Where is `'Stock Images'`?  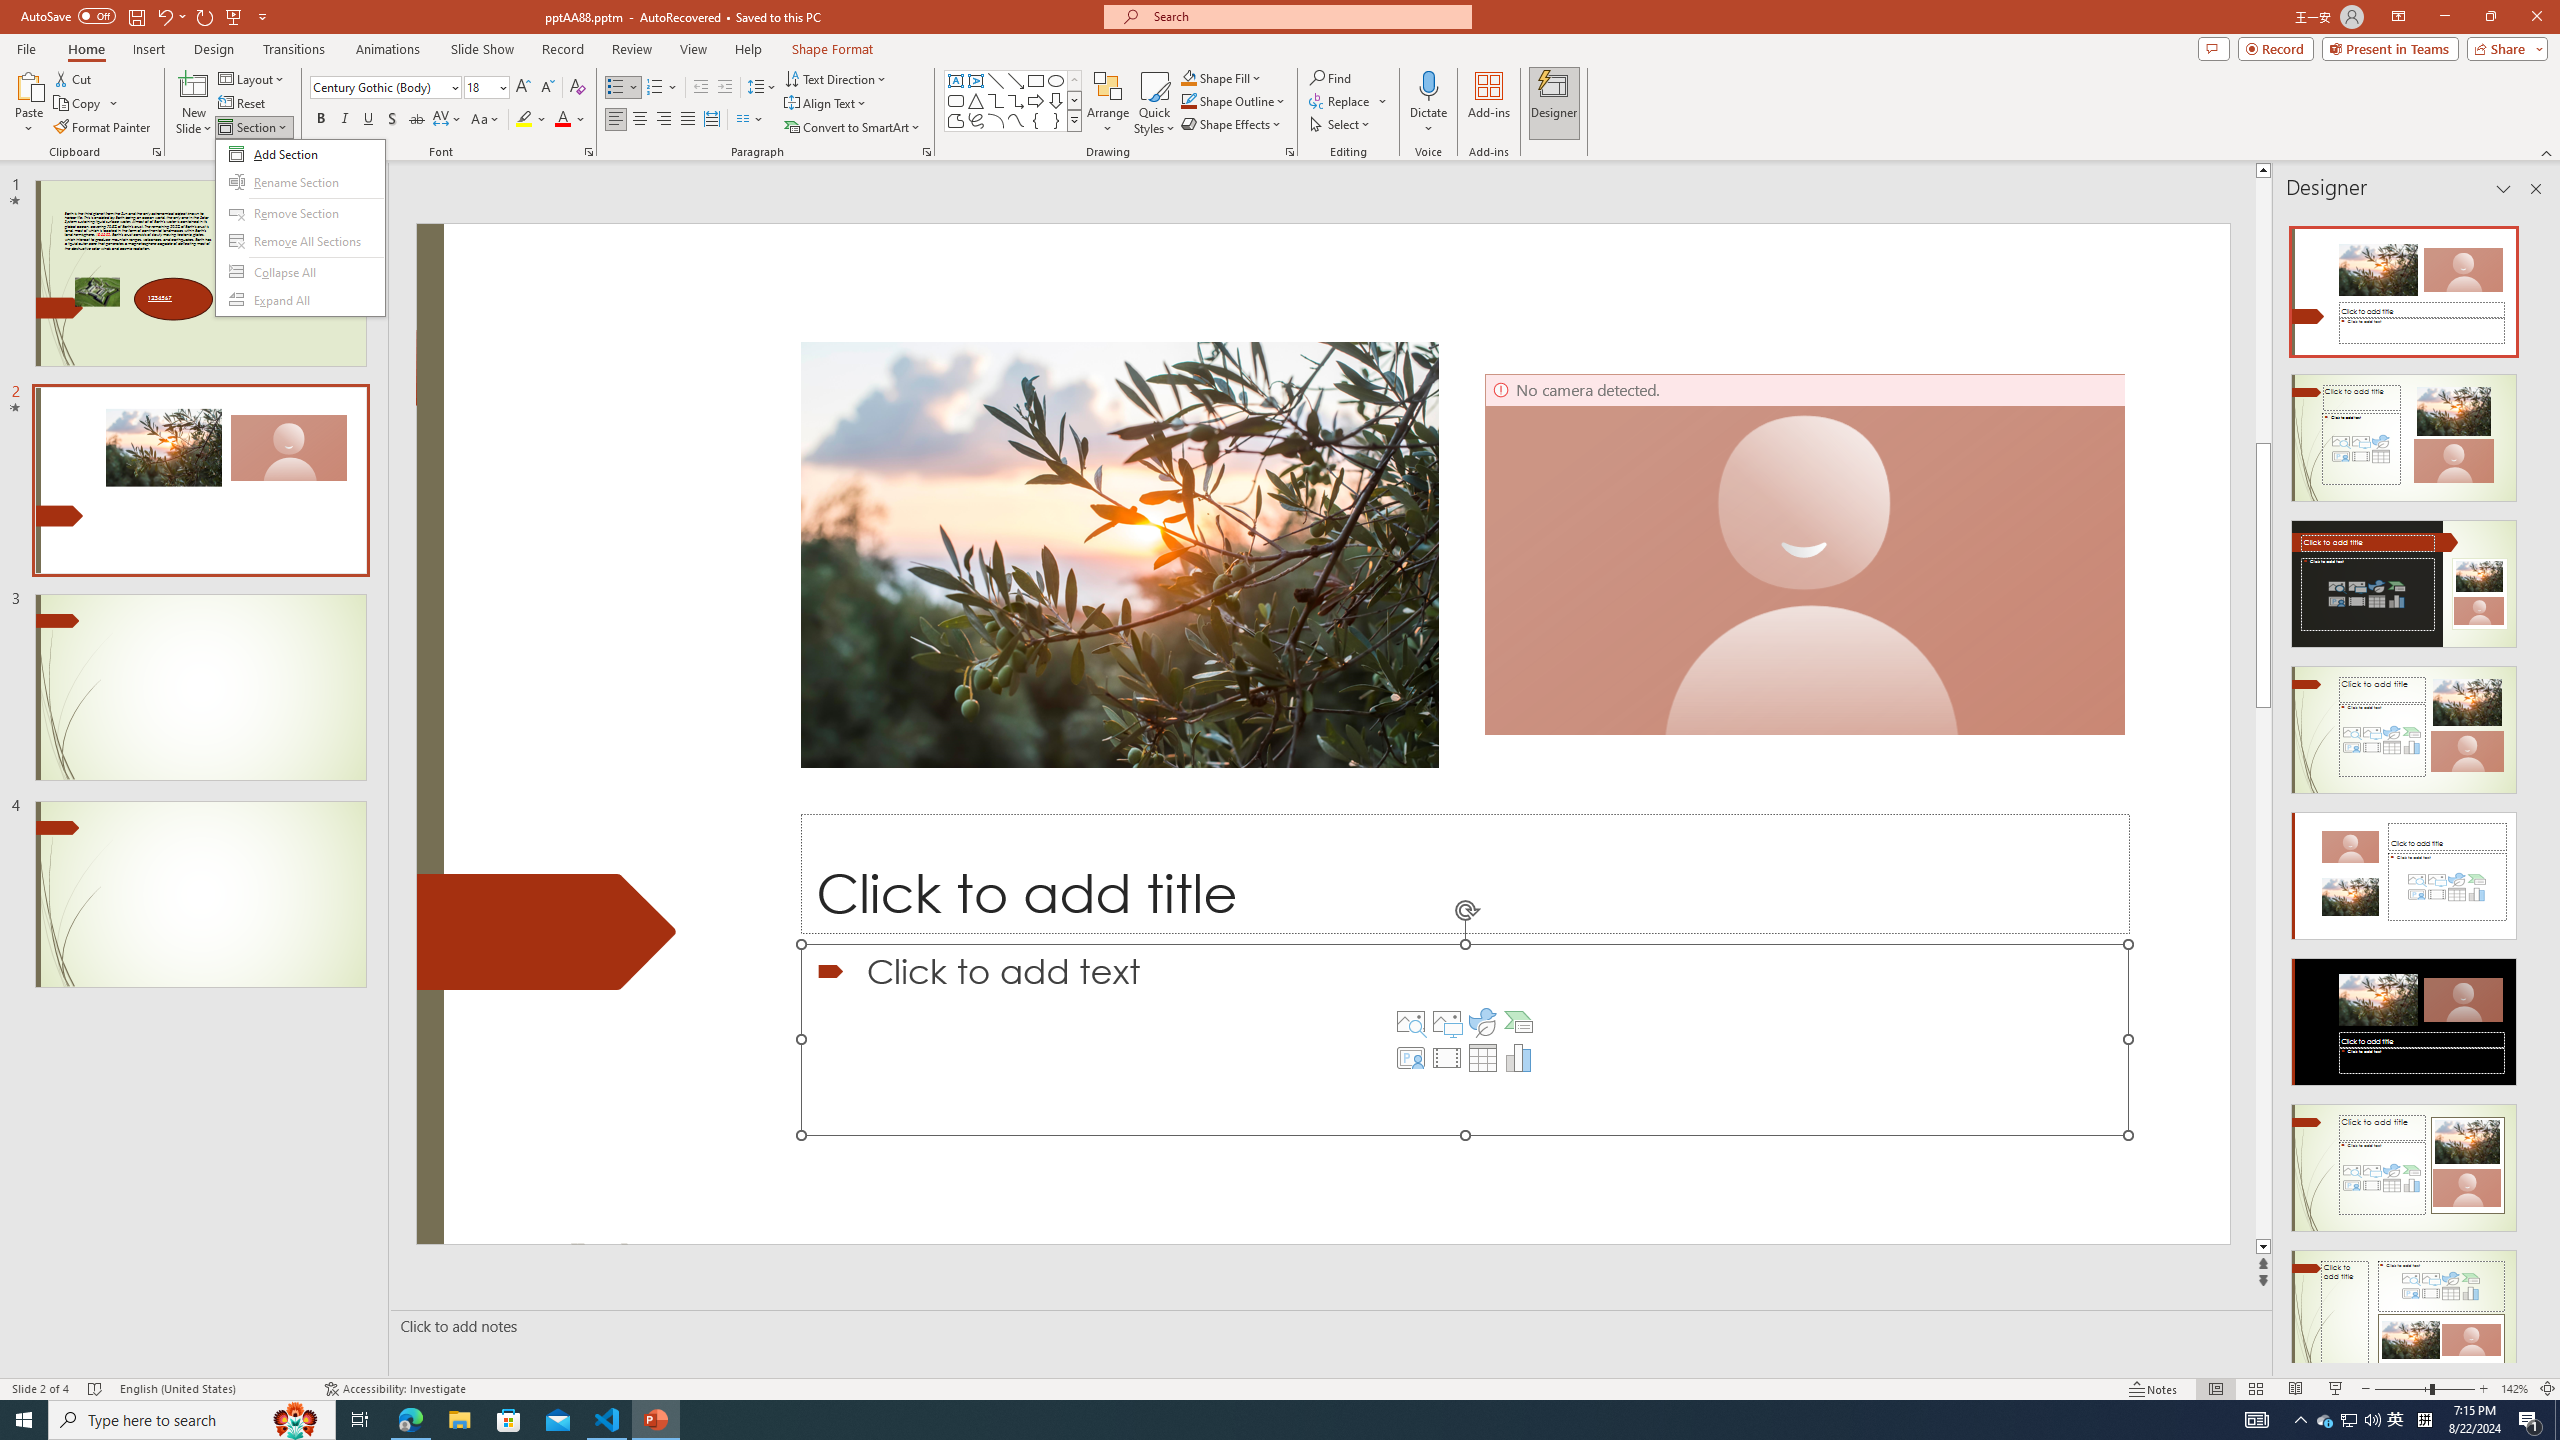
'Stock Images' is located at coordinates (1410, 1022).